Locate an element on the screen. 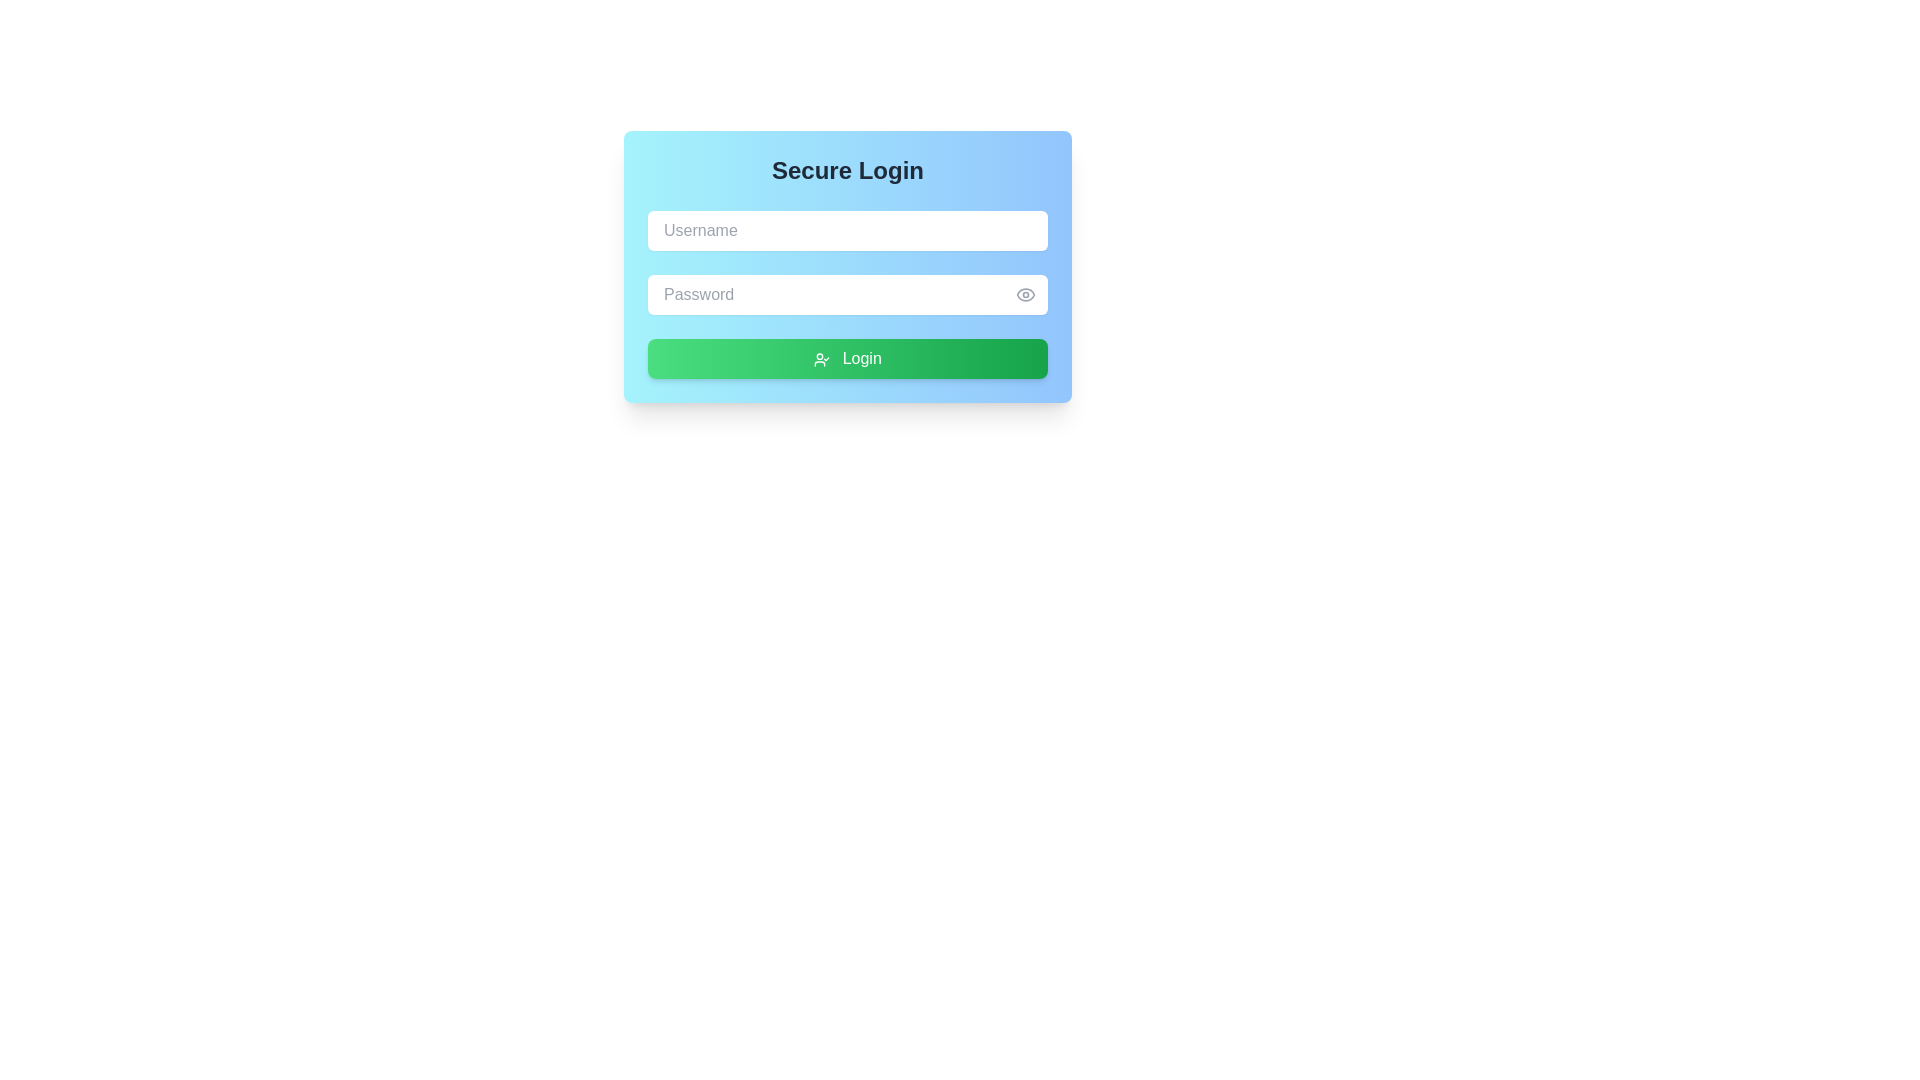 This screenshot has width=1920, height=1080. the 'Login' button with a gradient background and white text is located at coordinates (848, 357).